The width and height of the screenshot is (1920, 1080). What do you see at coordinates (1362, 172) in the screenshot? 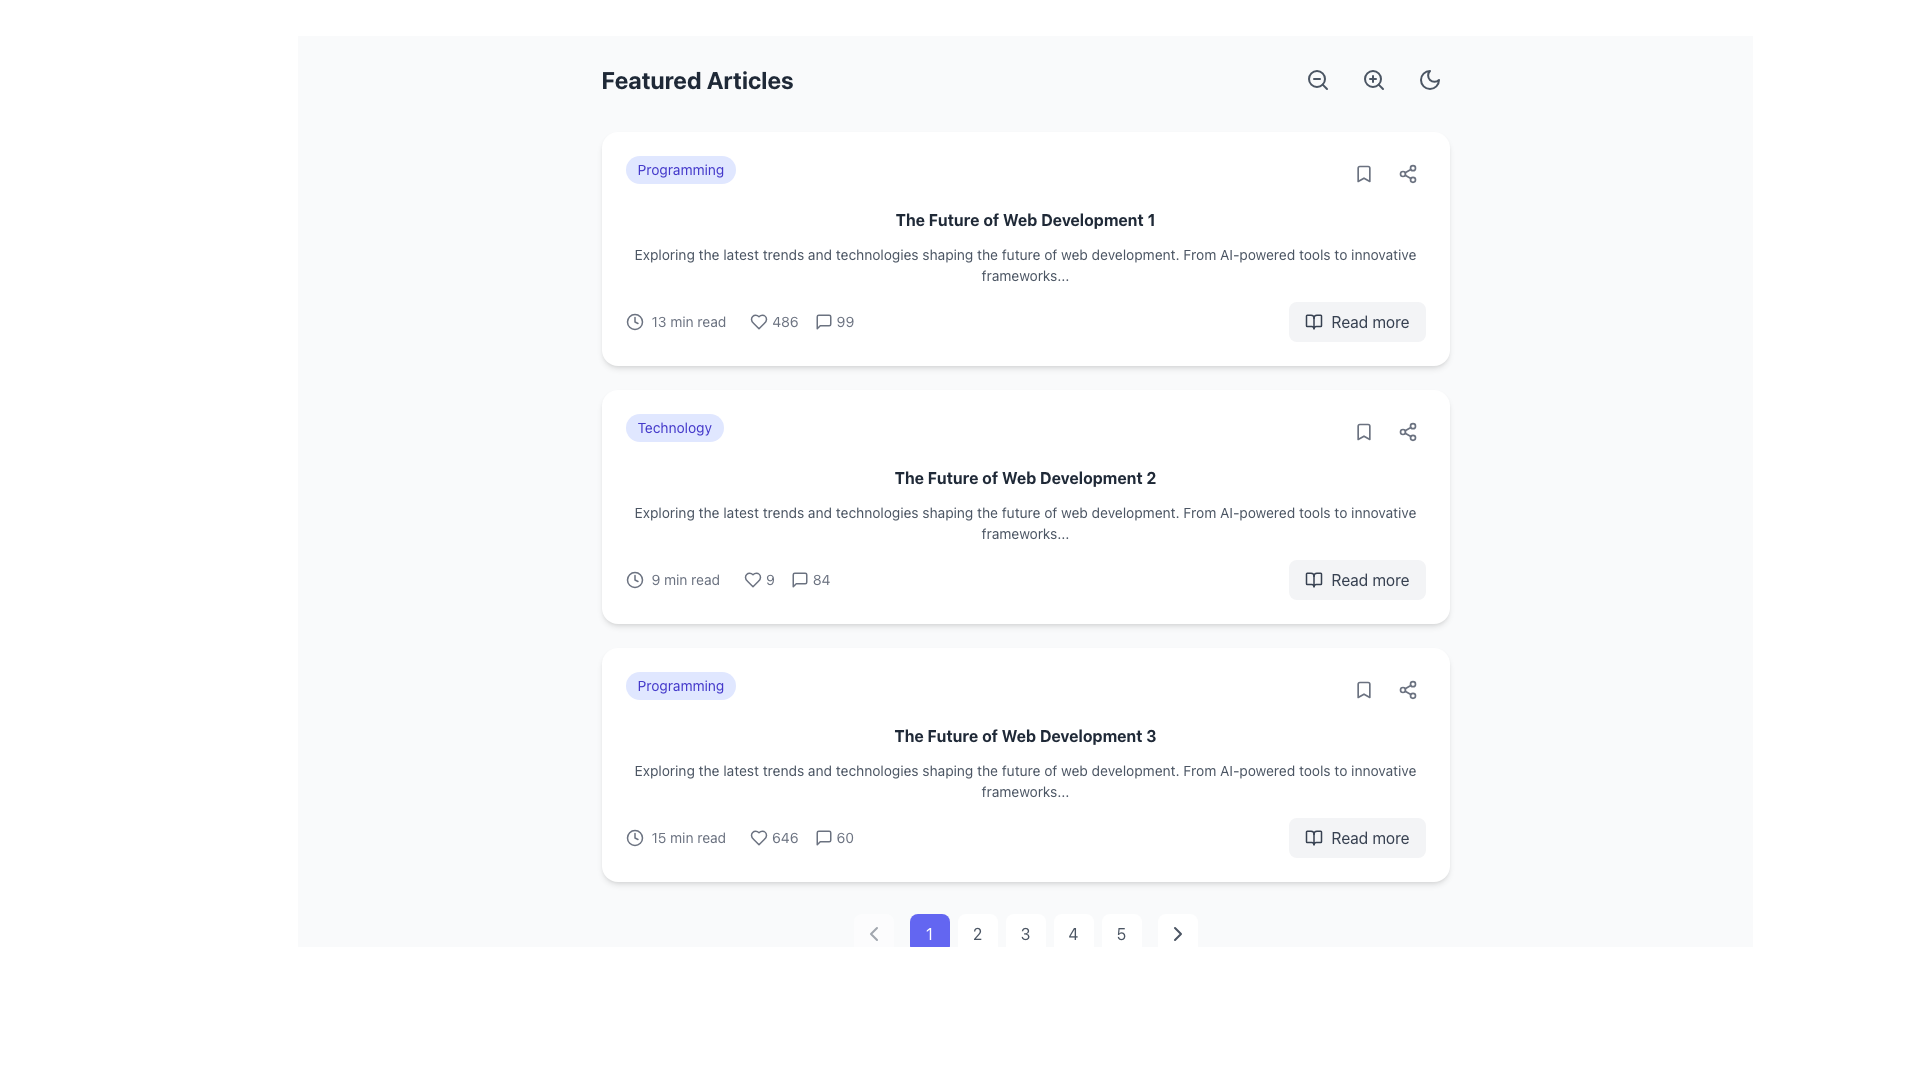
I see `the small gray bookmark icon button in the top-right corner of the card for 'The Future of Web Development 1'` at bounding box center [1362, 172].